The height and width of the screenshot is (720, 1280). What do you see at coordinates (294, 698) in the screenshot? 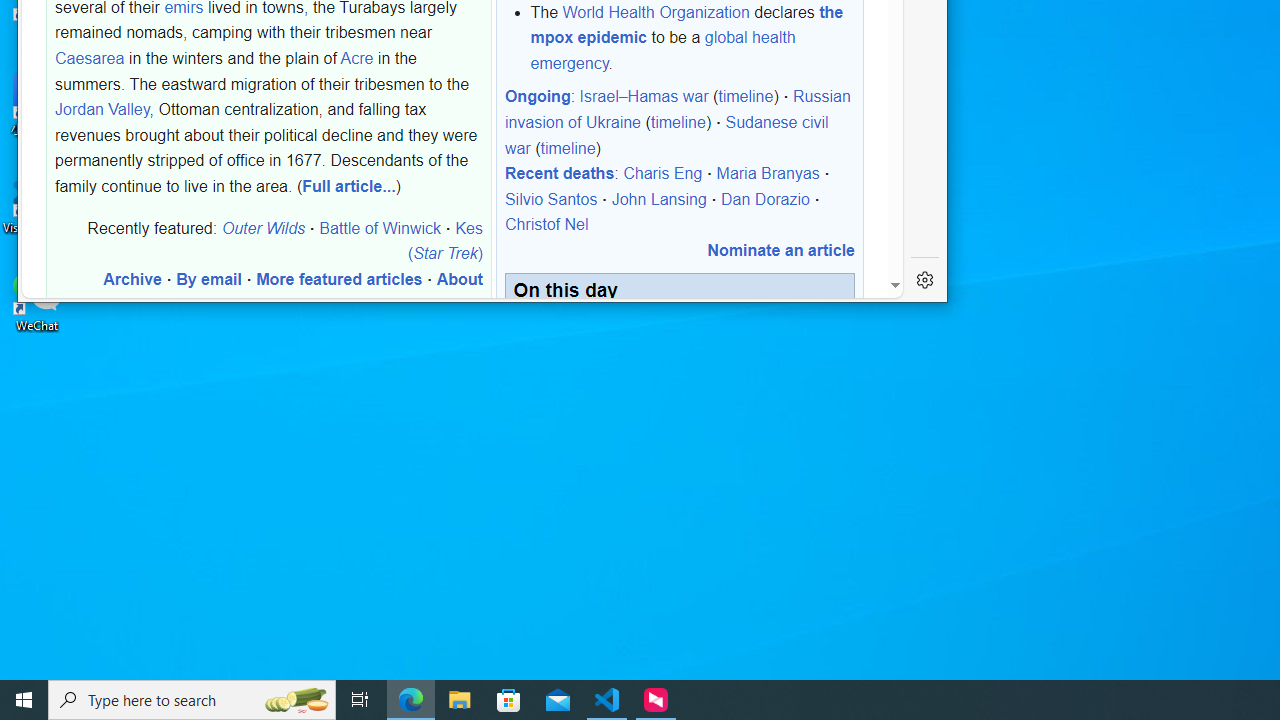
I see `'Search highlights icon opens search home window'` at bounding box center [294, 698].